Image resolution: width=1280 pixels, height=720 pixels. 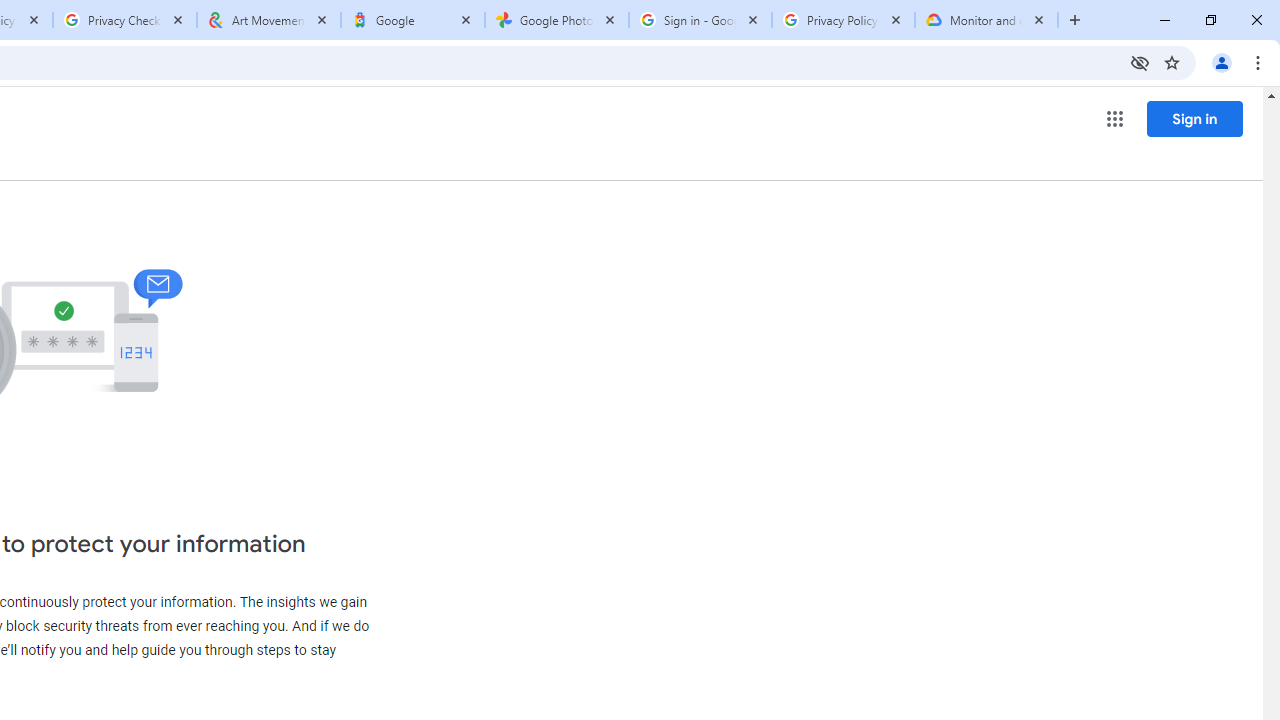 I want to click on 'Privacy Checkup', so click(x=123, y=20).